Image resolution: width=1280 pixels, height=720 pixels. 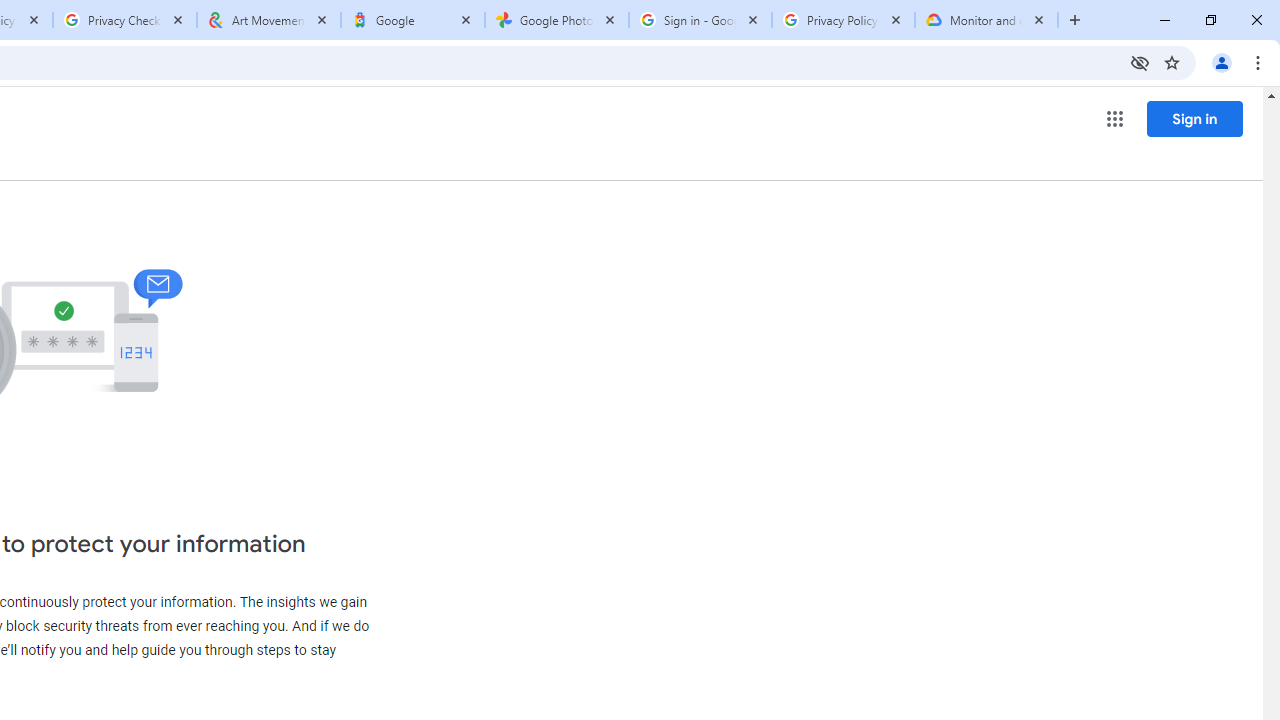 I want to click on 'Privacy Checkup', so click(x=123, y=20).